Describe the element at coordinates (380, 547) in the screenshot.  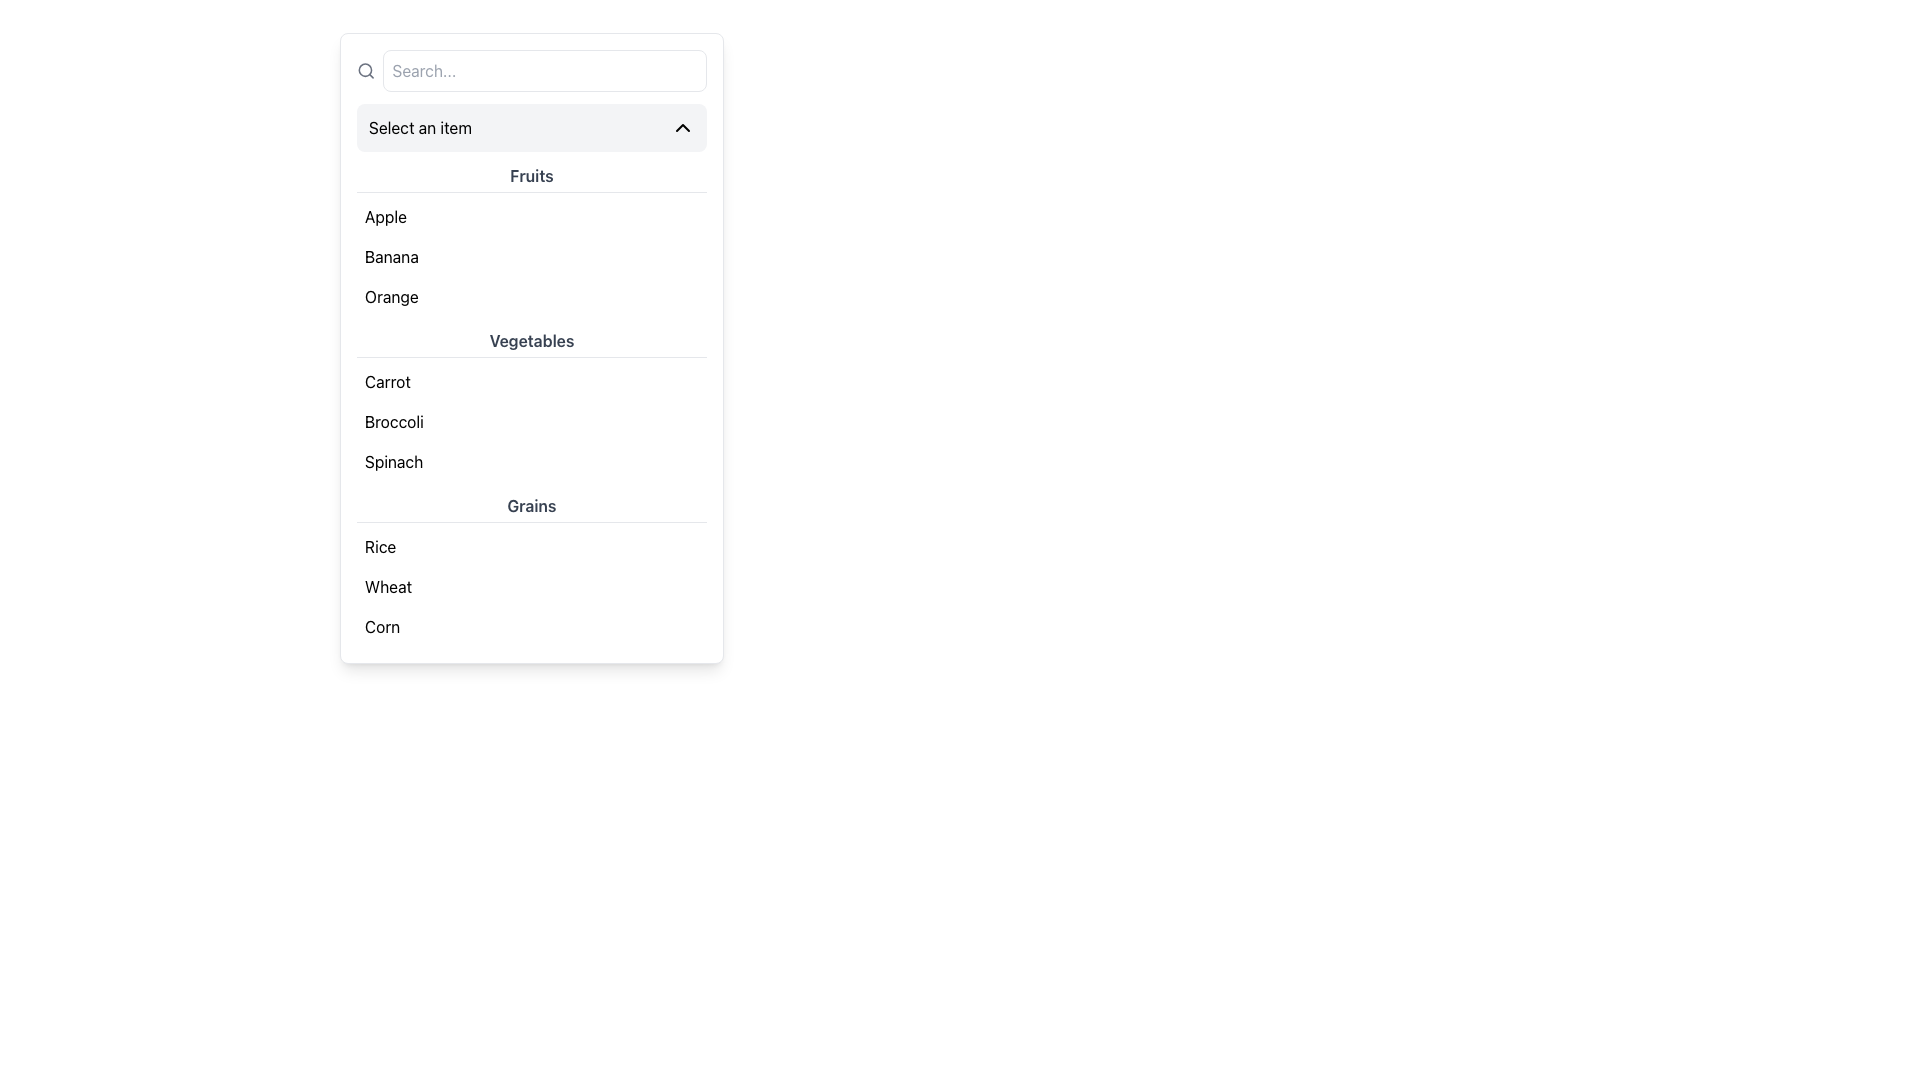
I see `the text label displaying 'Rice'` at that location.